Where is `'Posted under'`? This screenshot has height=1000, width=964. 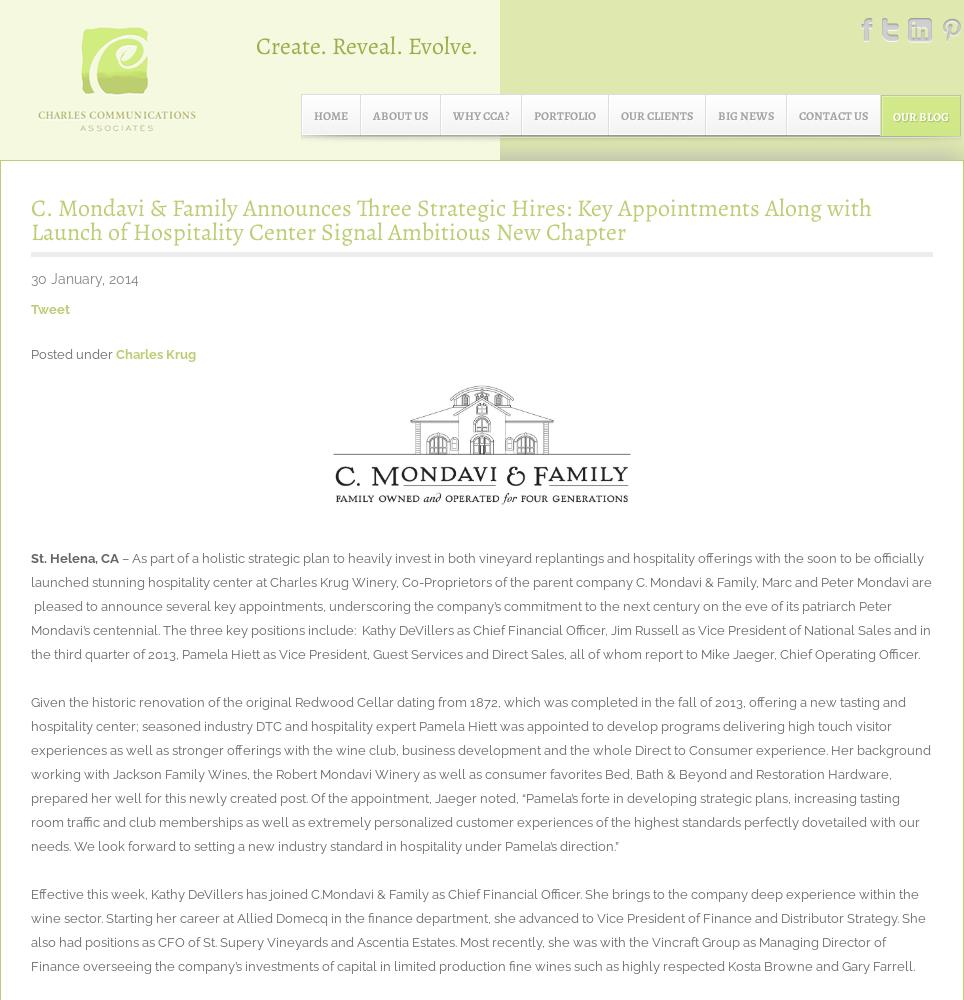 'Posted under' is located at coordinates (73, 353).